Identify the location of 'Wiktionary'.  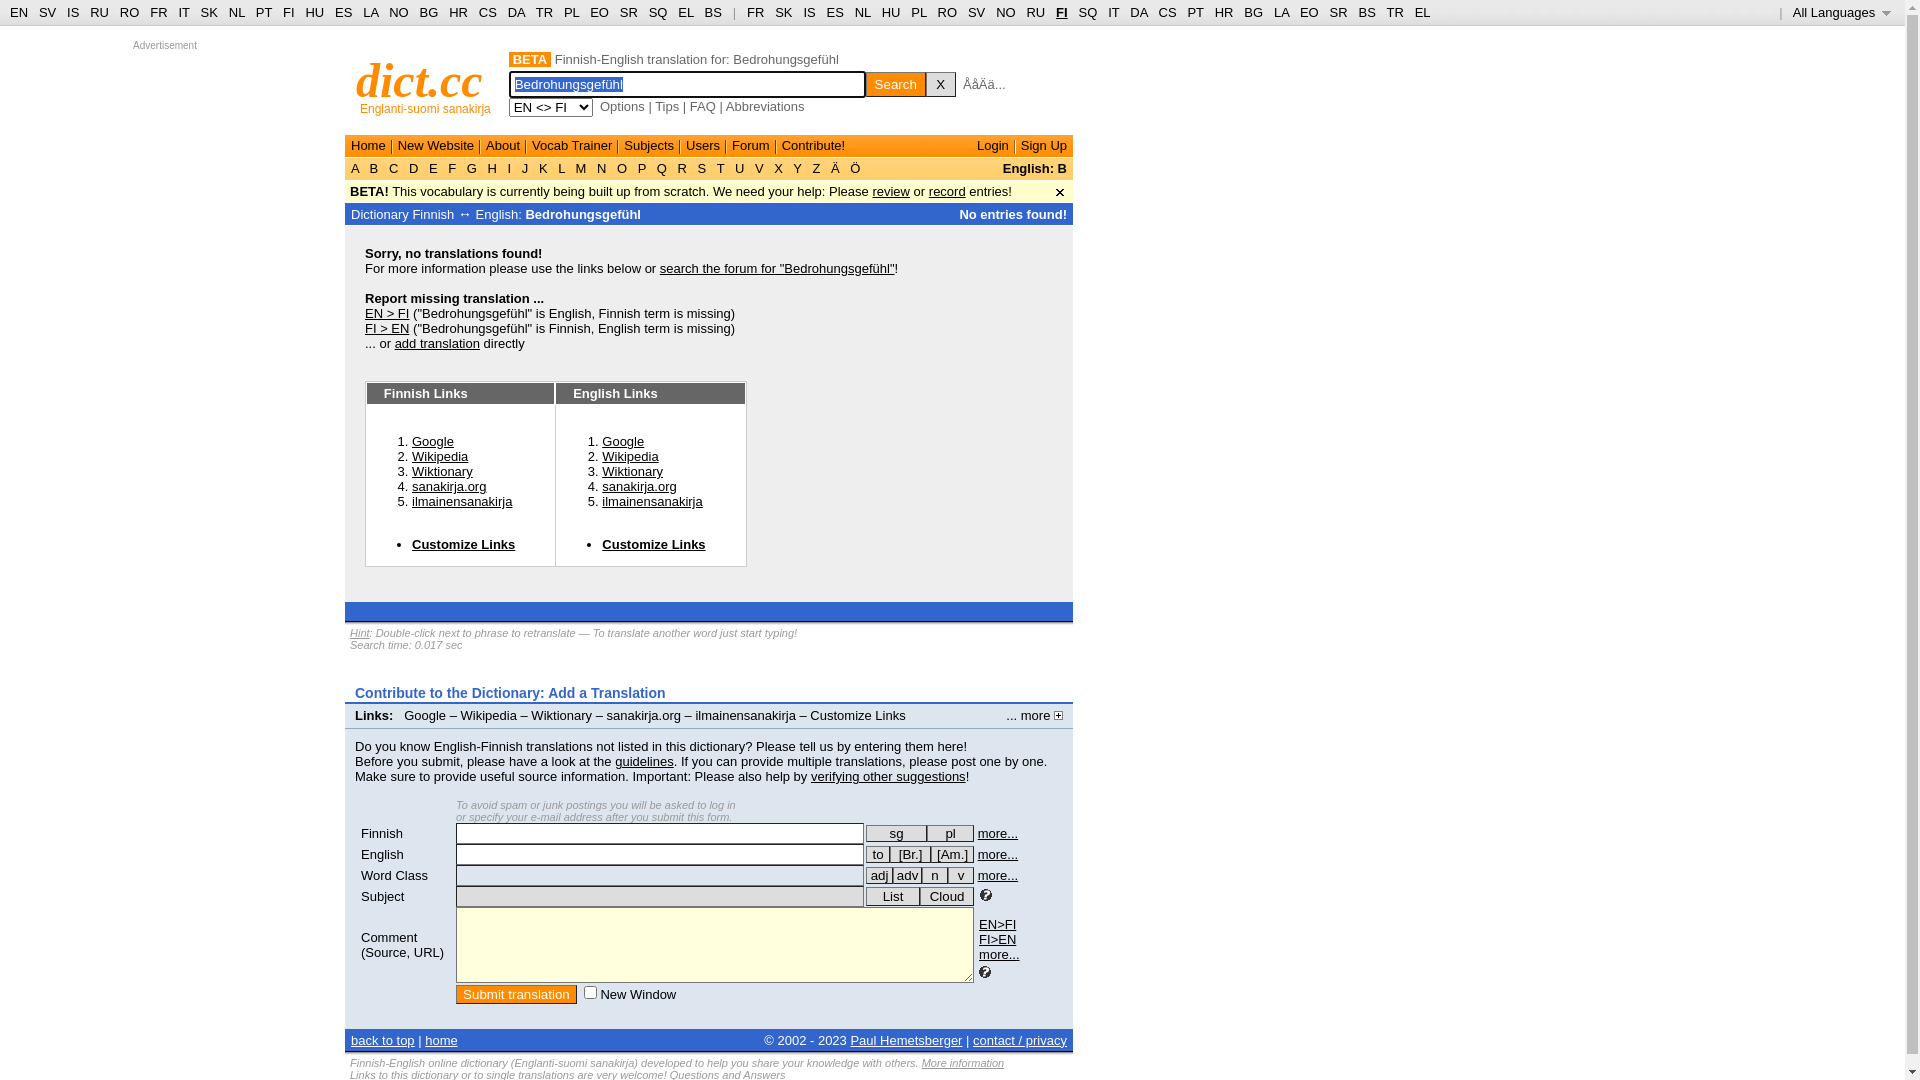
(631, 471).